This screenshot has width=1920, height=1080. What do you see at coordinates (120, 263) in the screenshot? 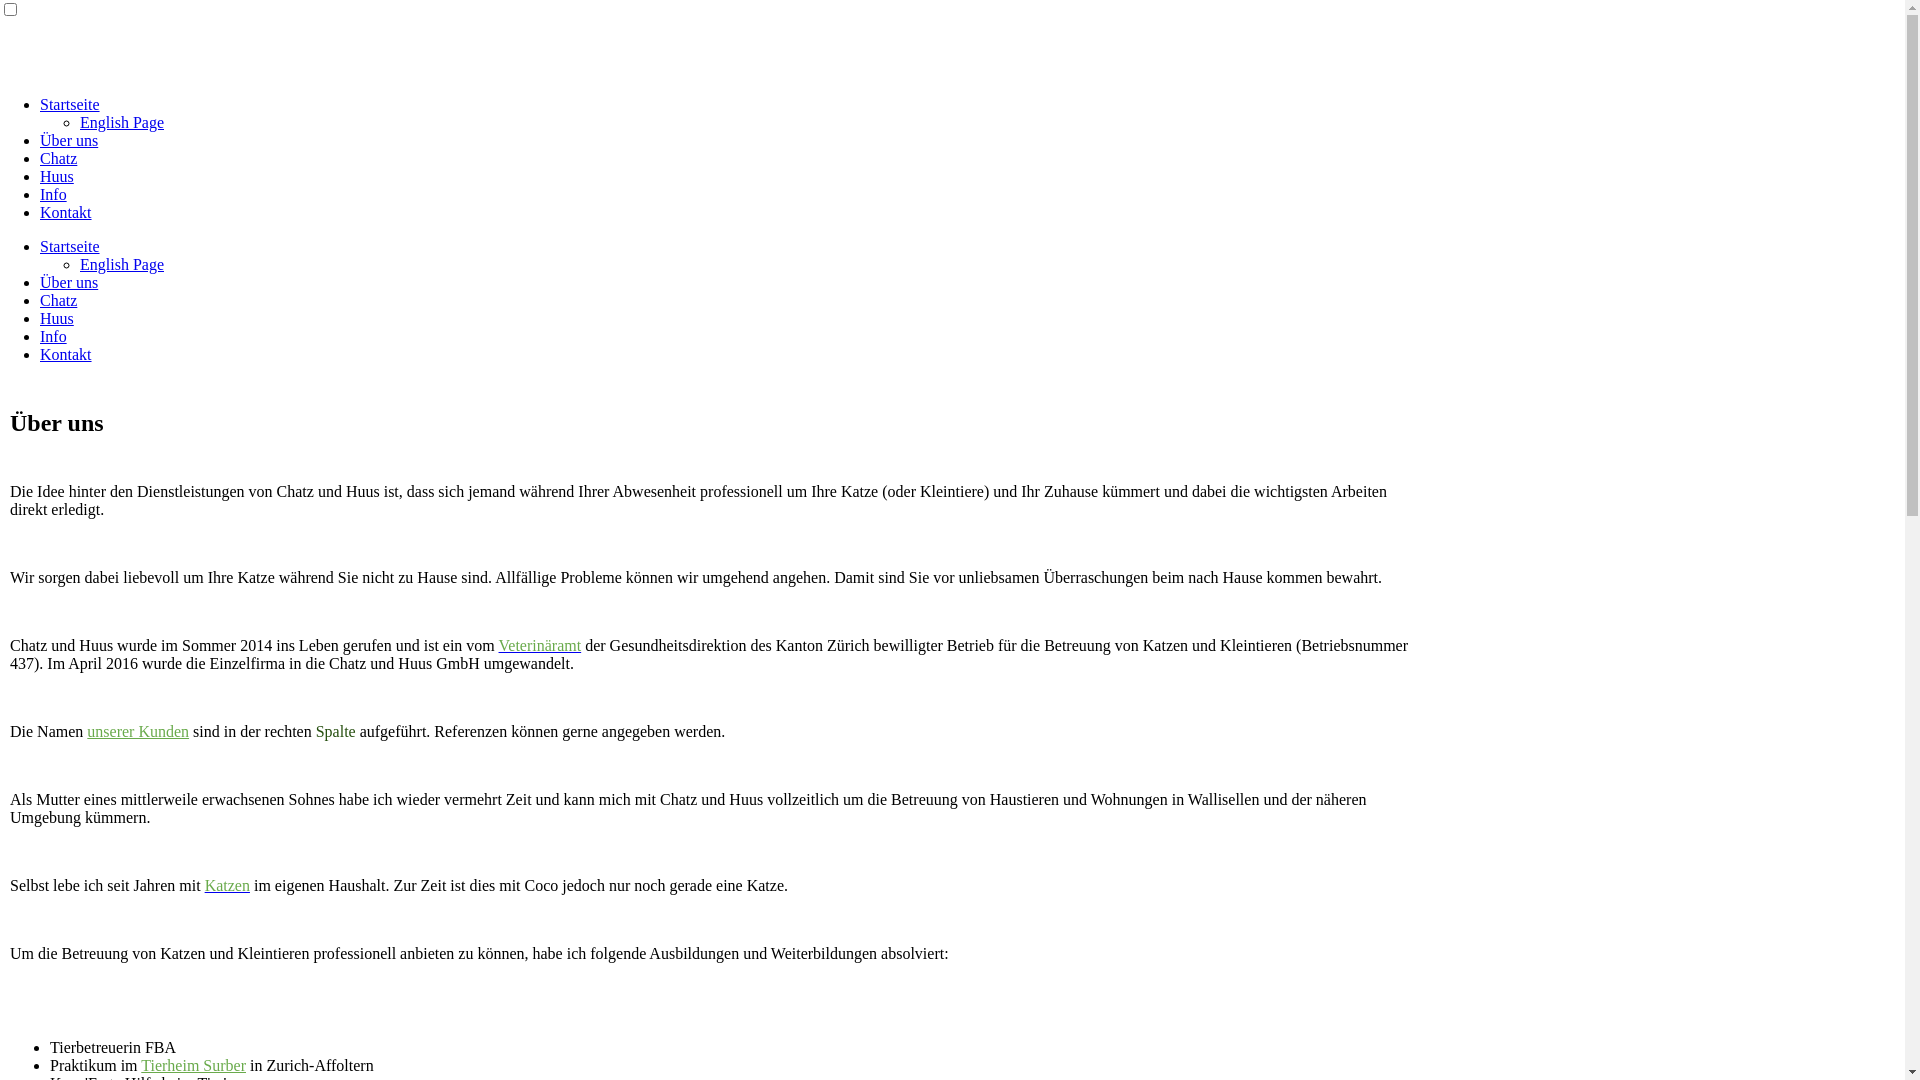
I see `'English Page'` at bounding box center [120, 263].